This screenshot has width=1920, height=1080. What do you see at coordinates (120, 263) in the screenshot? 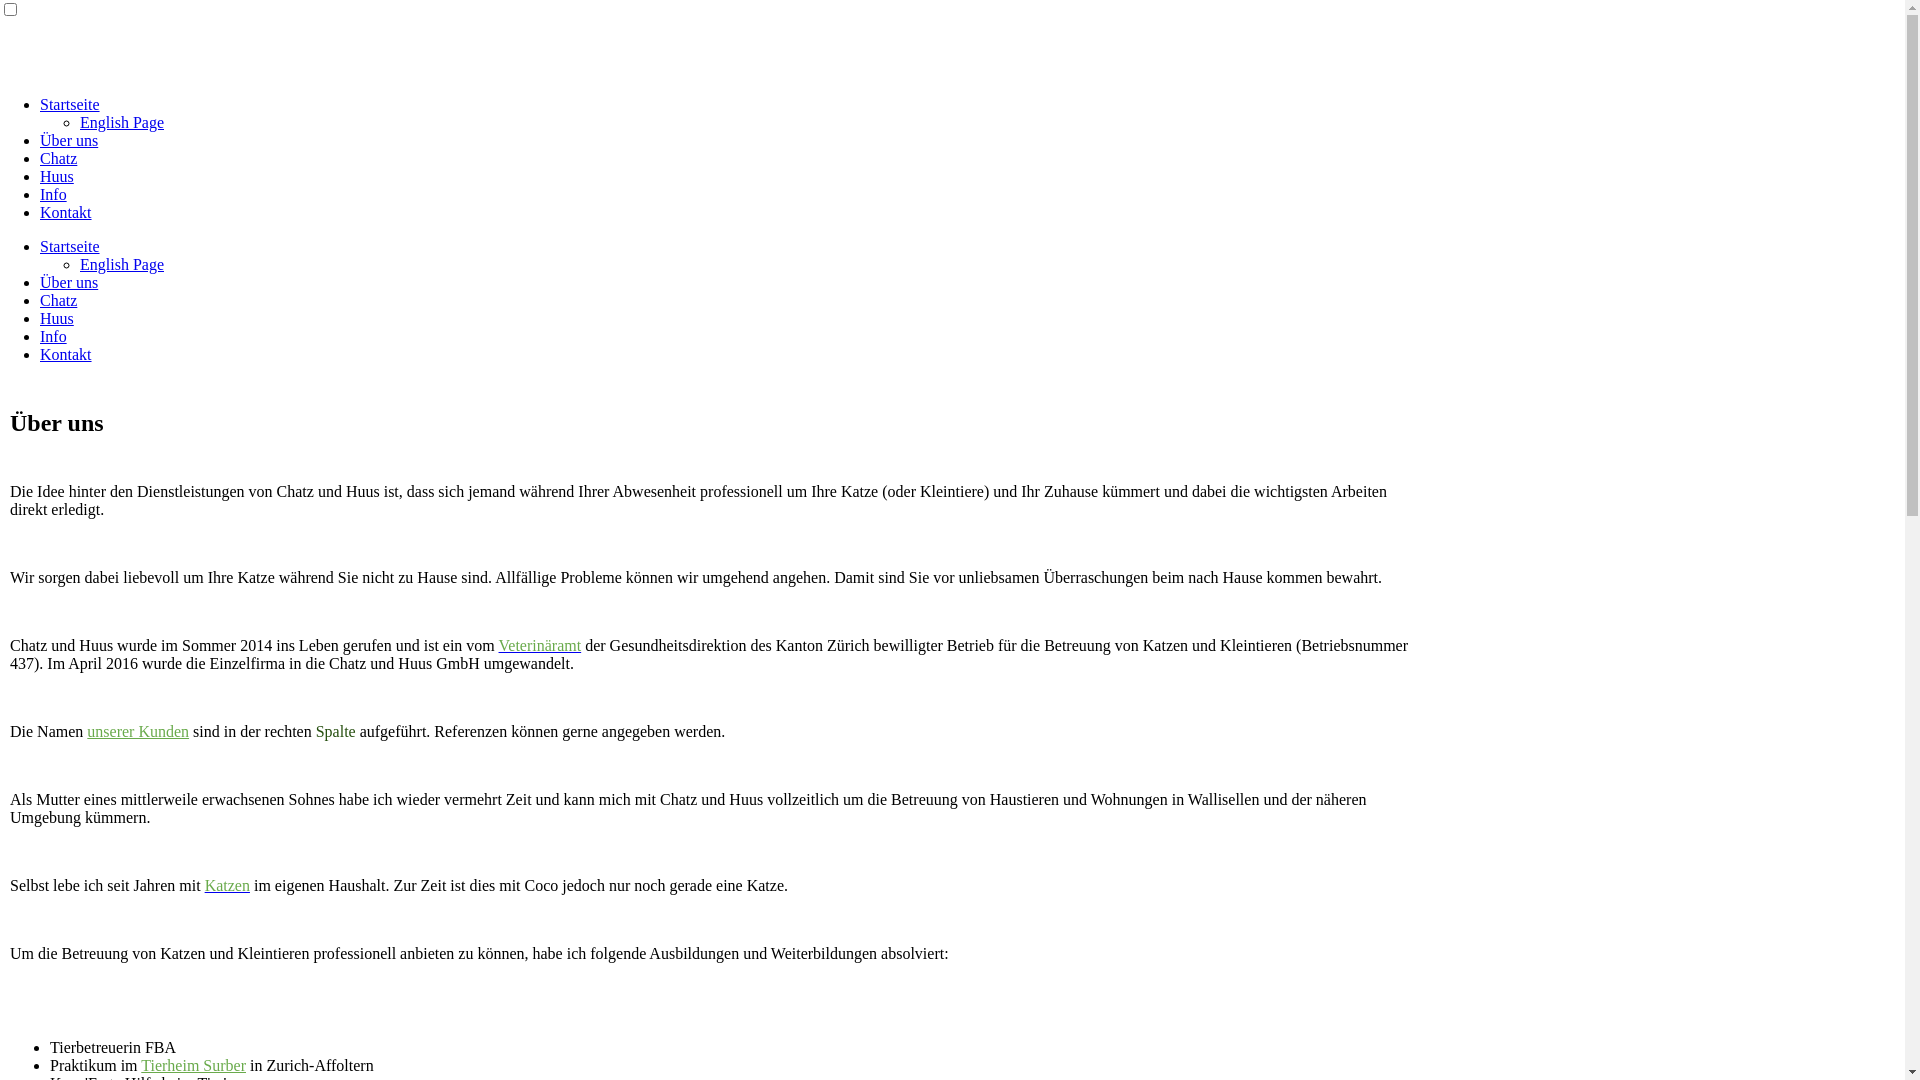
I see `'English Page'` at bounding box center [120, 263].